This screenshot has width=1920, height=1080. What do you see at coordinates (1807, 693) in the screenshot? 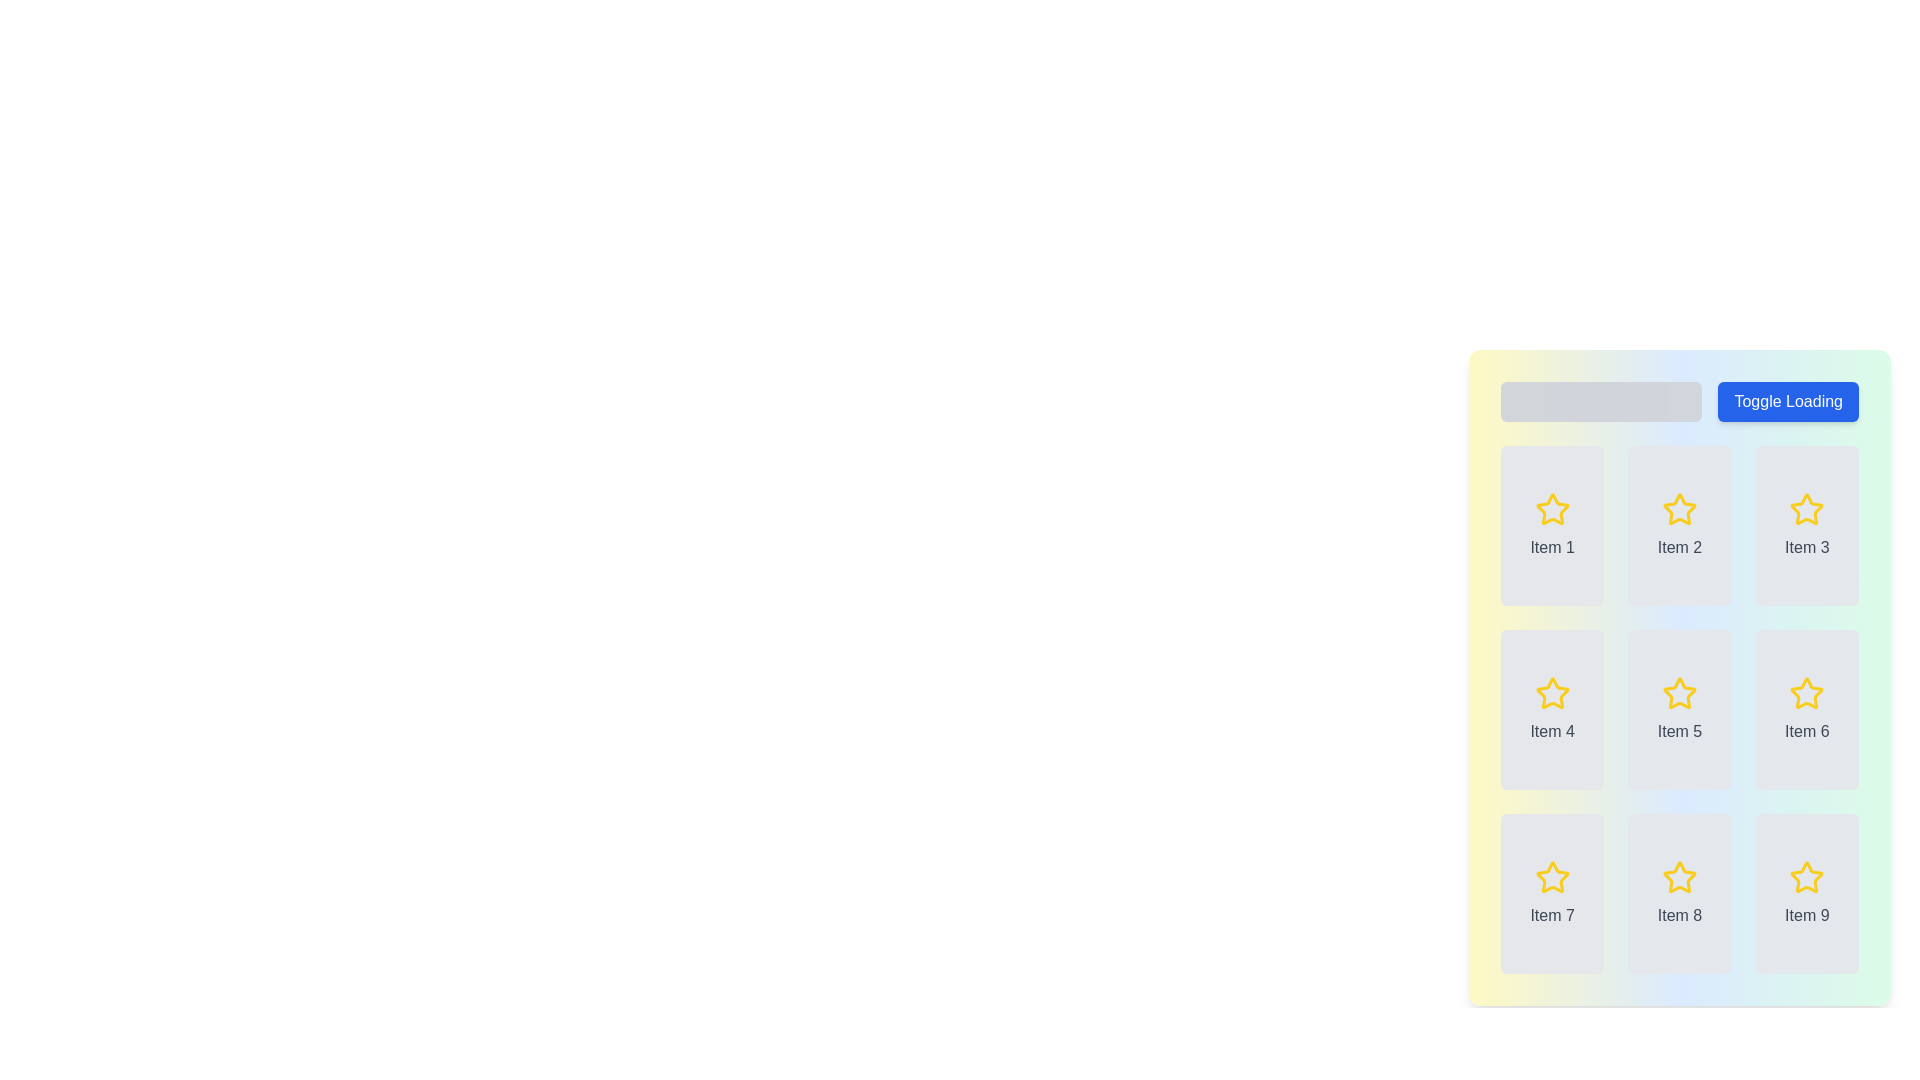
I see `the unfilled yellow-bordered star icon located in the second row and third column above the text 'Item 6'` at bounding box center [1807, 693].